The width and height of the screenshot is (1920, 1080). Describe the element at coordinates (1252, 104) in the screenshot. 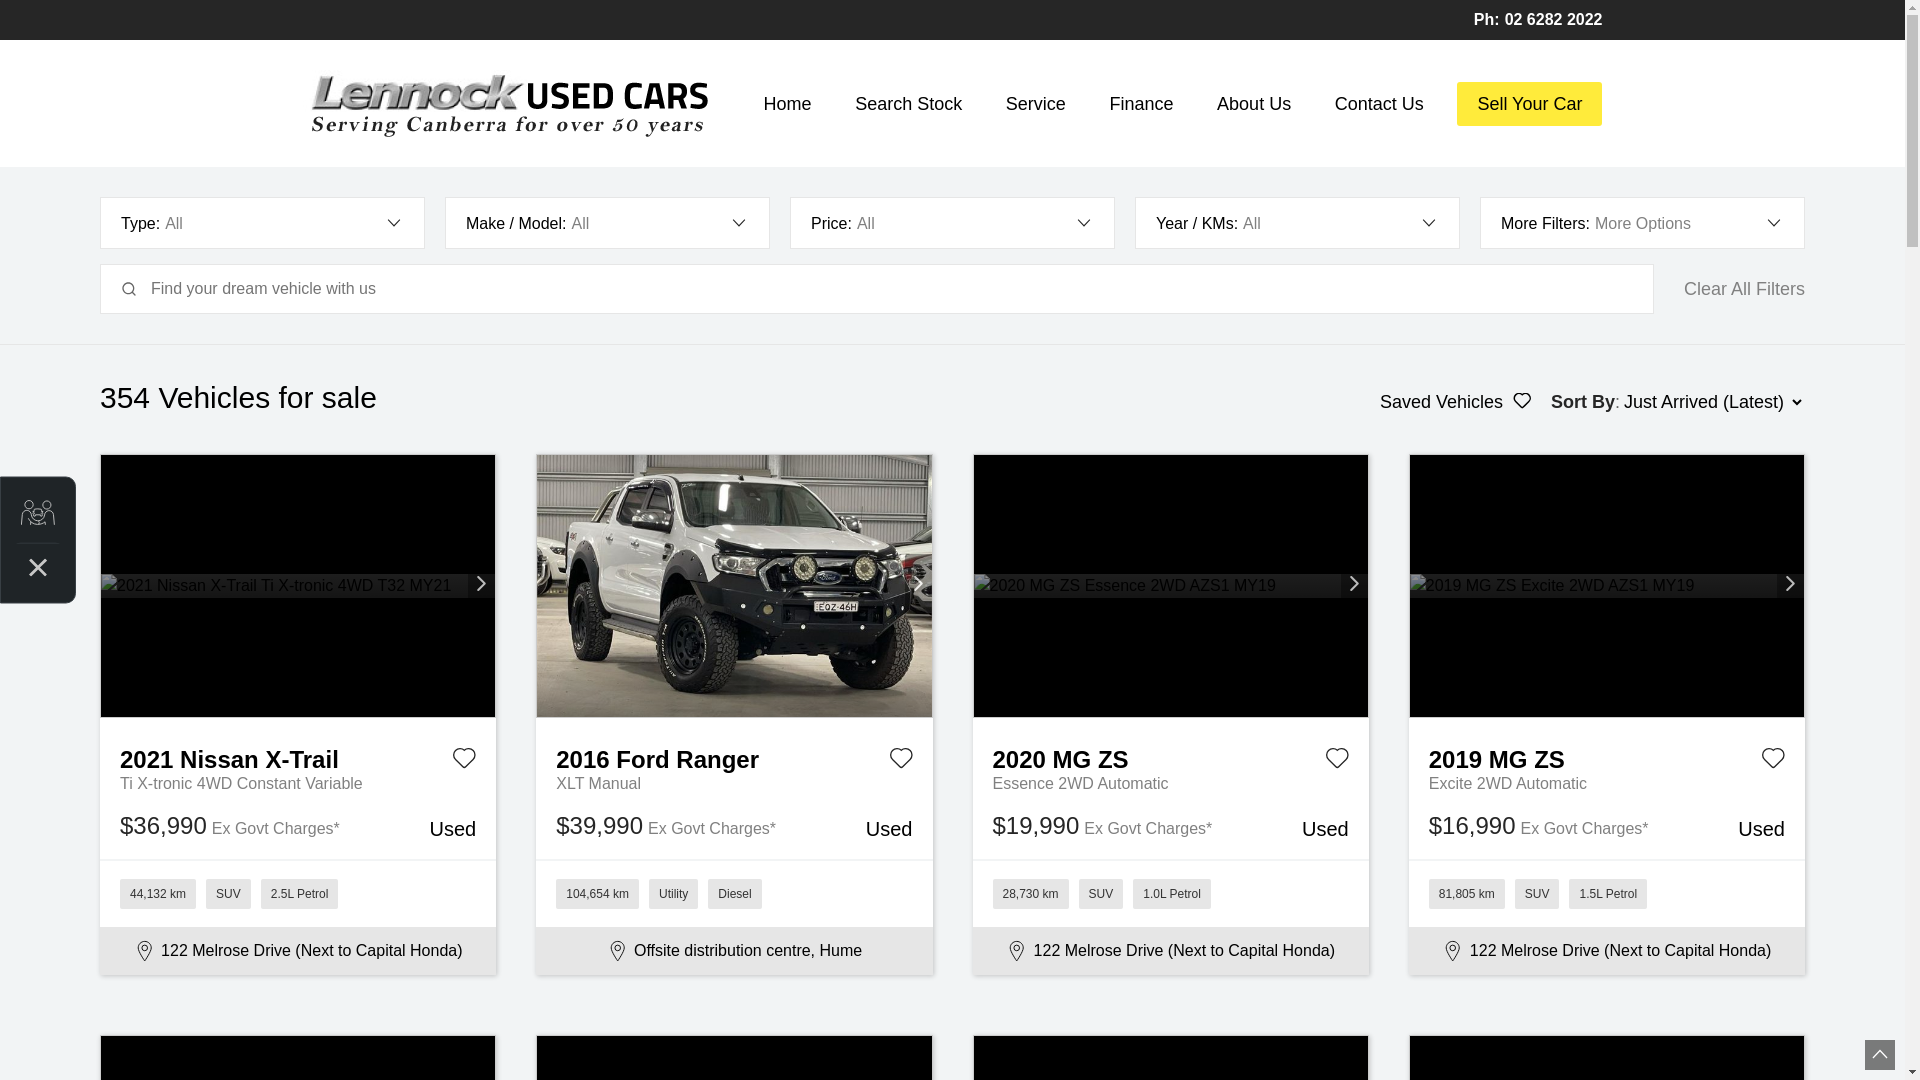

I see `'About Us'` at that location.